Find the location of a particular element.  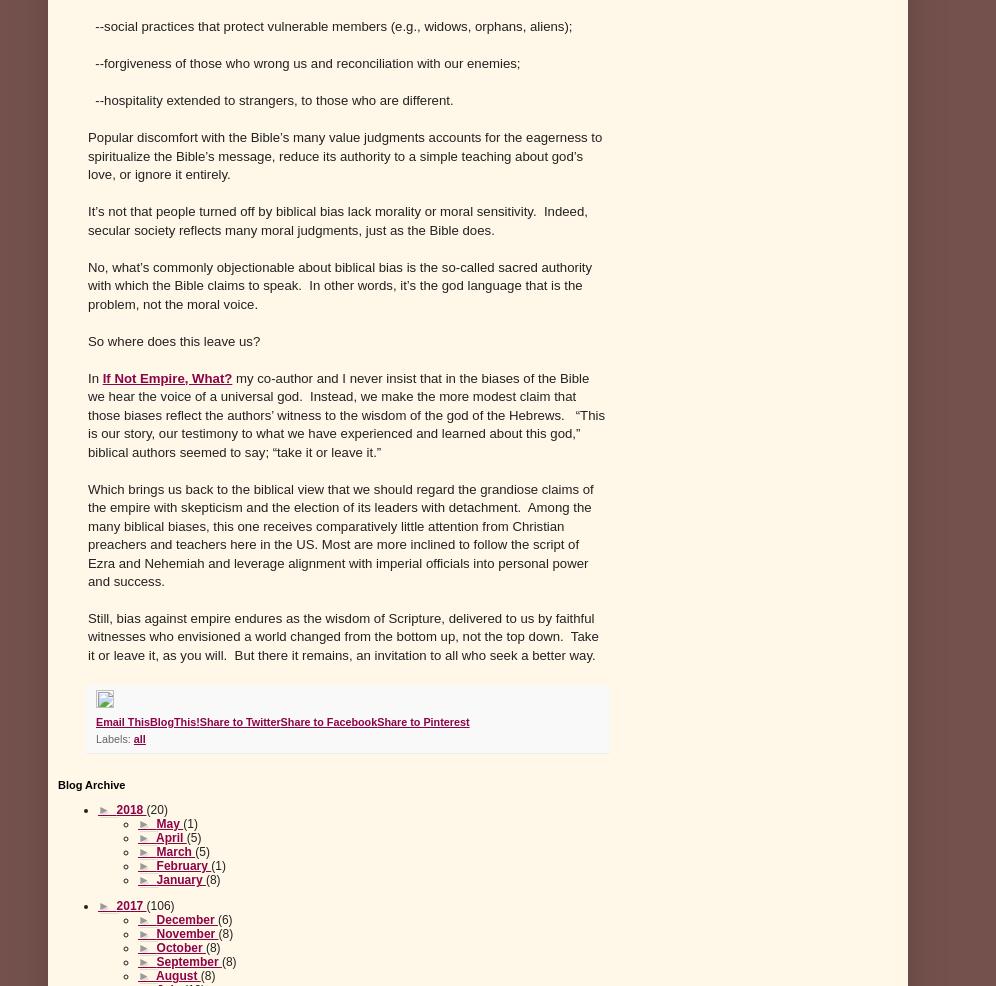

'Email This' is located at coordinates (96, 719).